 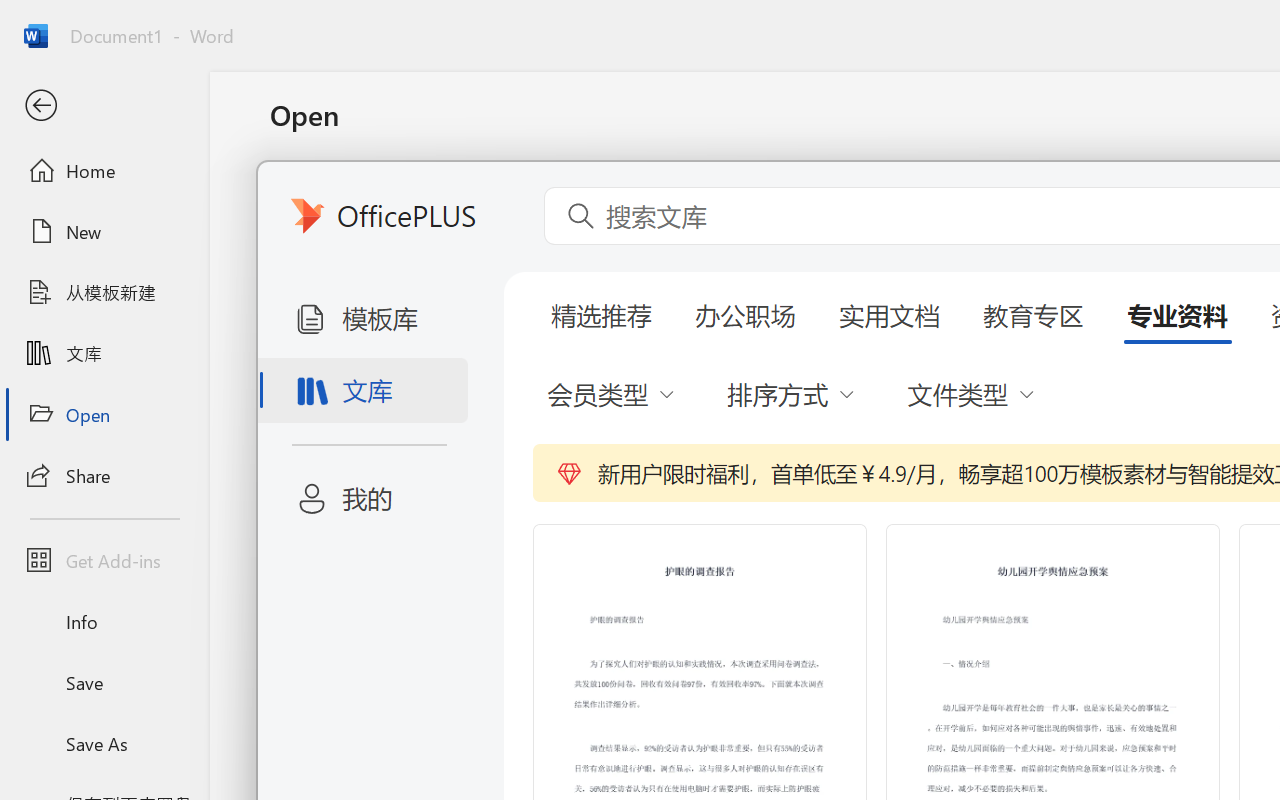 What do you see at coordinates (103, 743) in the screenshot?
I see `'Save As'` at bounding box center [103, 743].